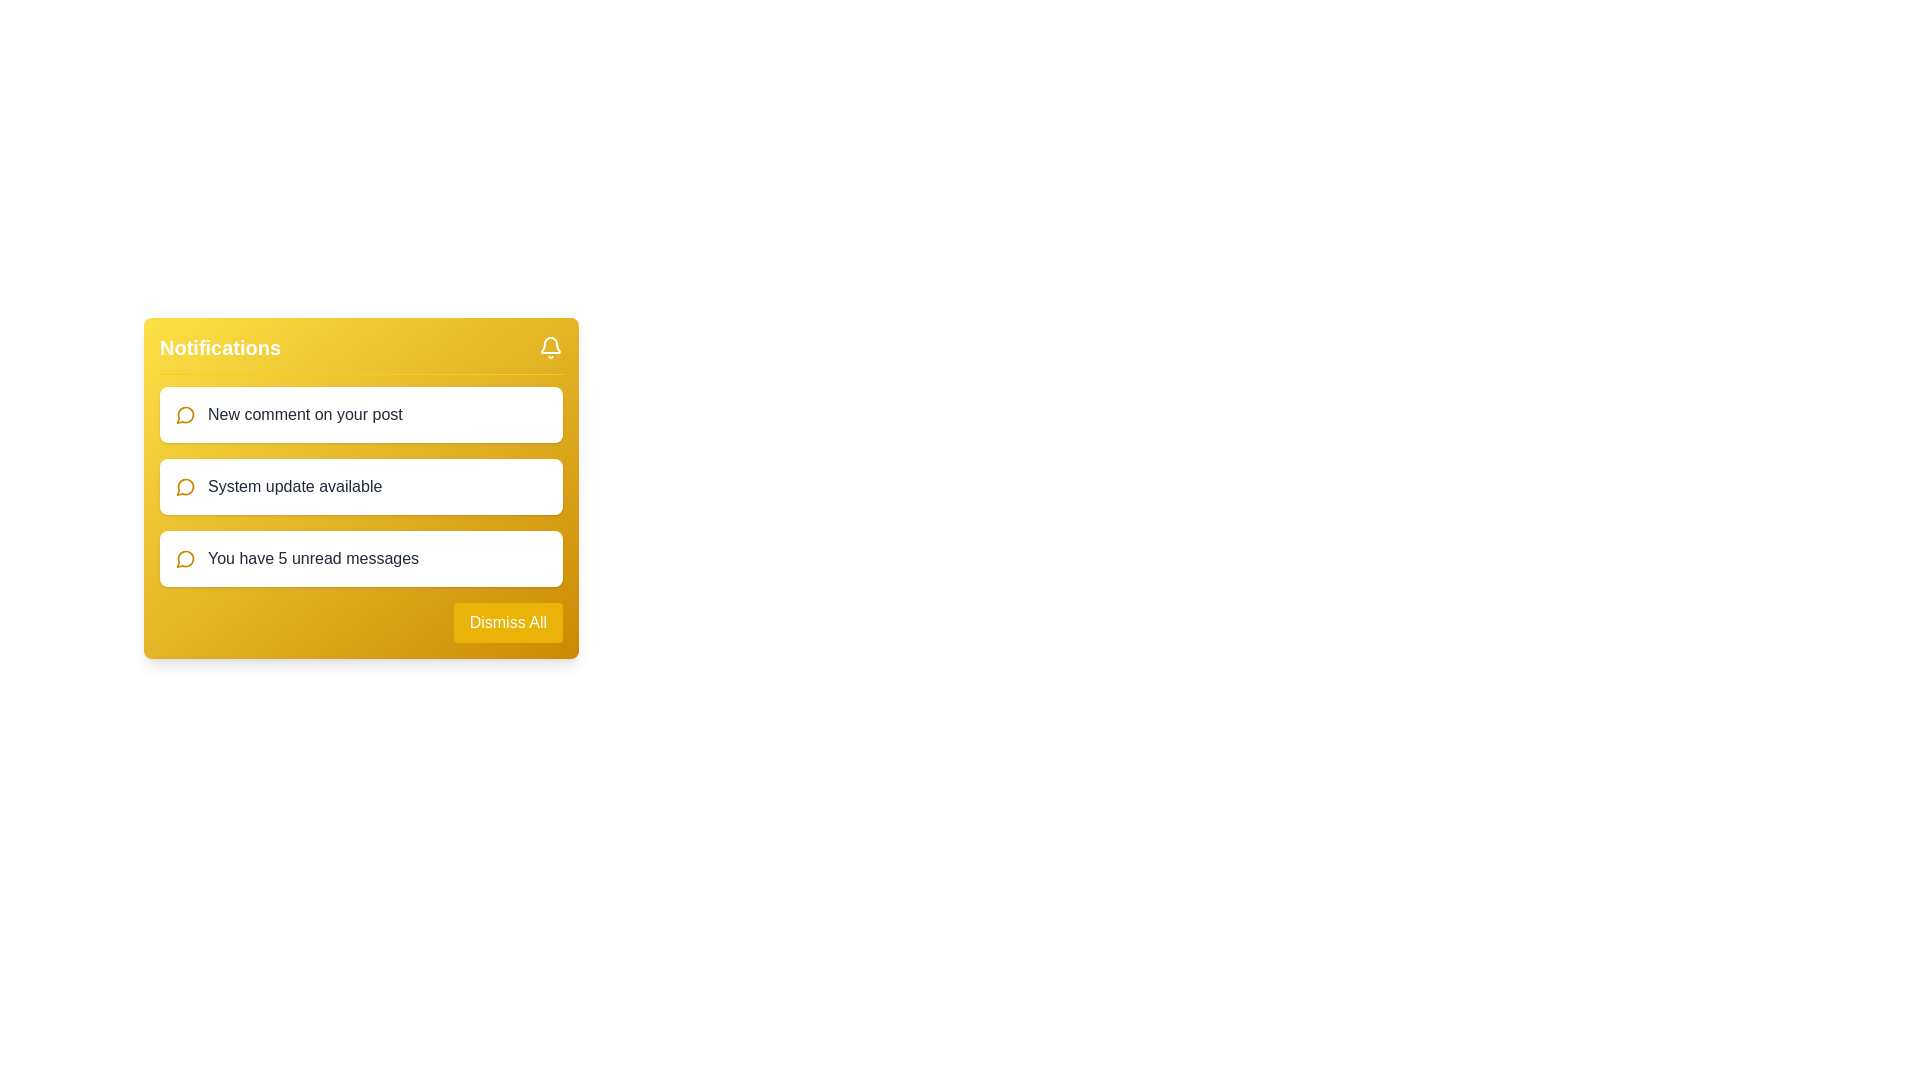 This screenshot has width=1920, height=1080. Describe the element at coordinates (220, 346) in the screenshot. I see `header text label located at the top-left corner of the yellow notification panel, which provides context for the notifications area` at that location.